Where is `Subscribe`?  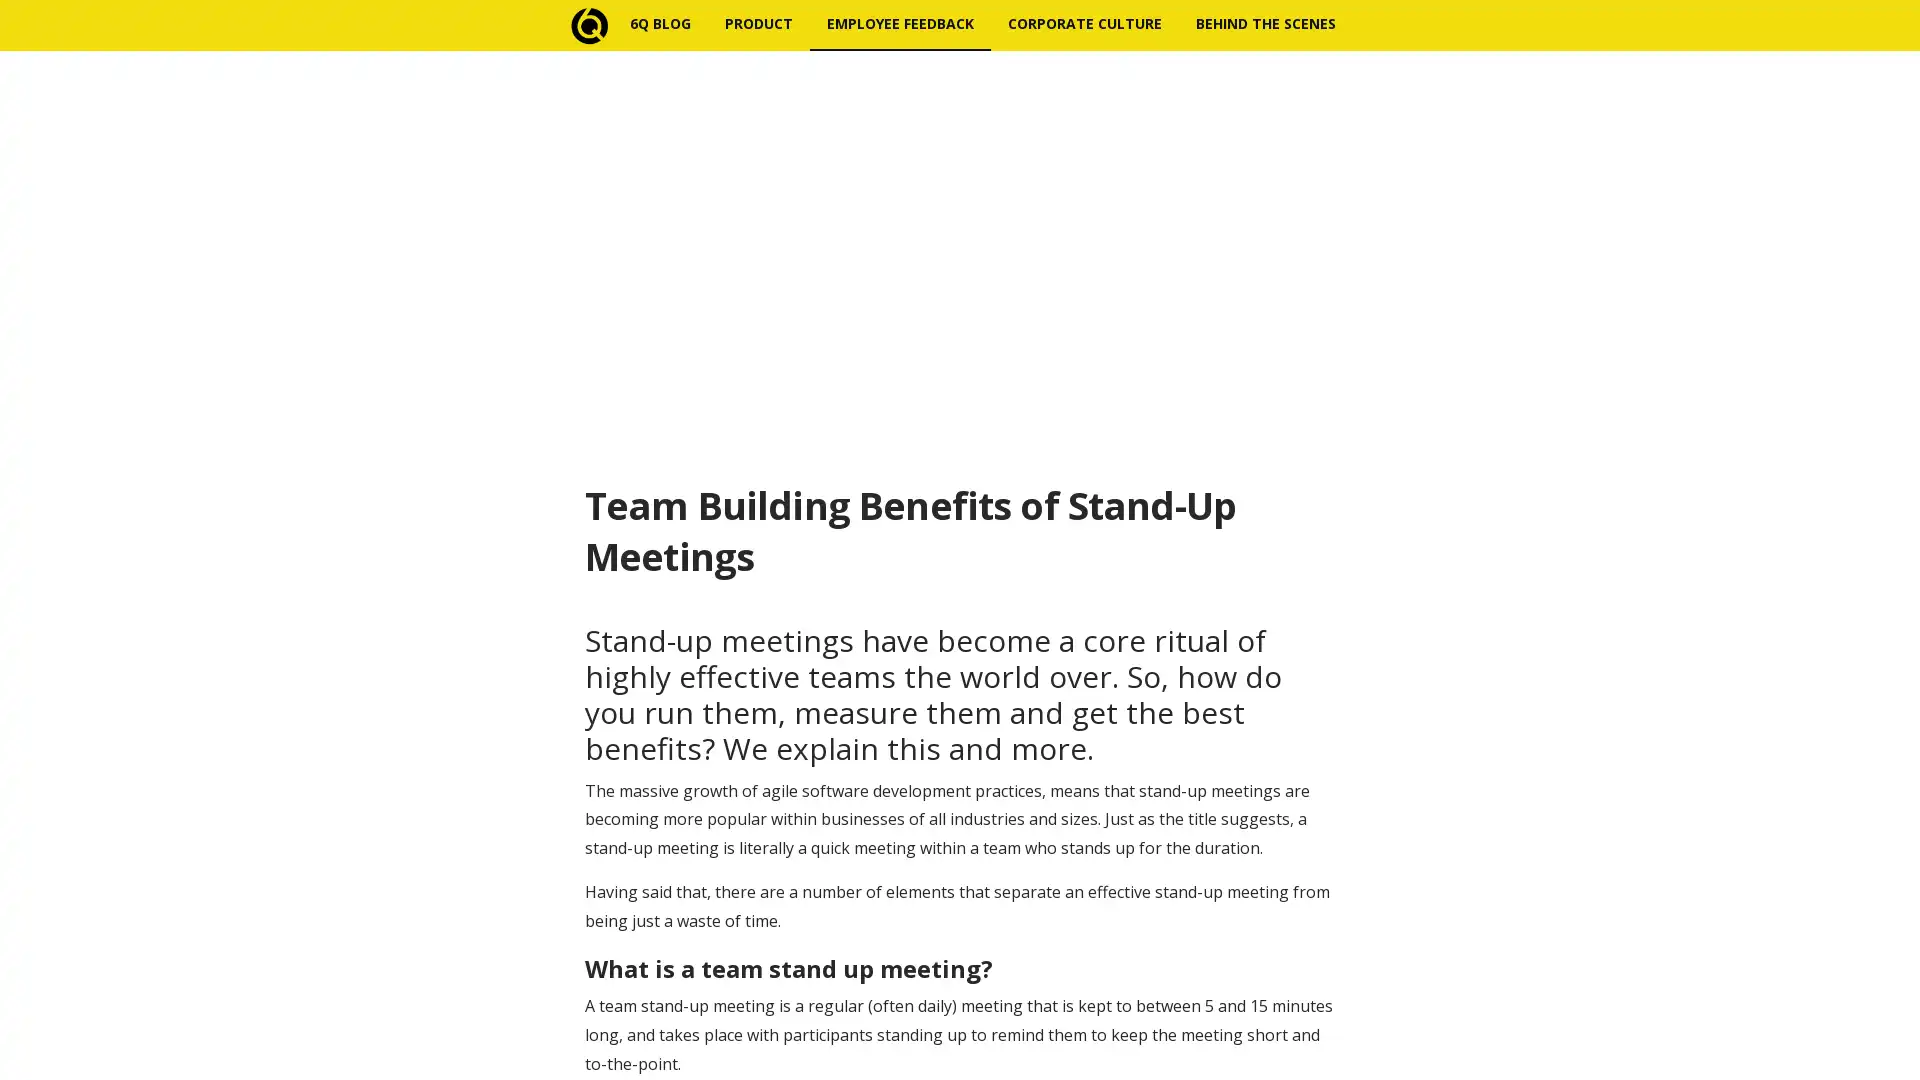 Subscribe is located at coordinates (1180, 1051).